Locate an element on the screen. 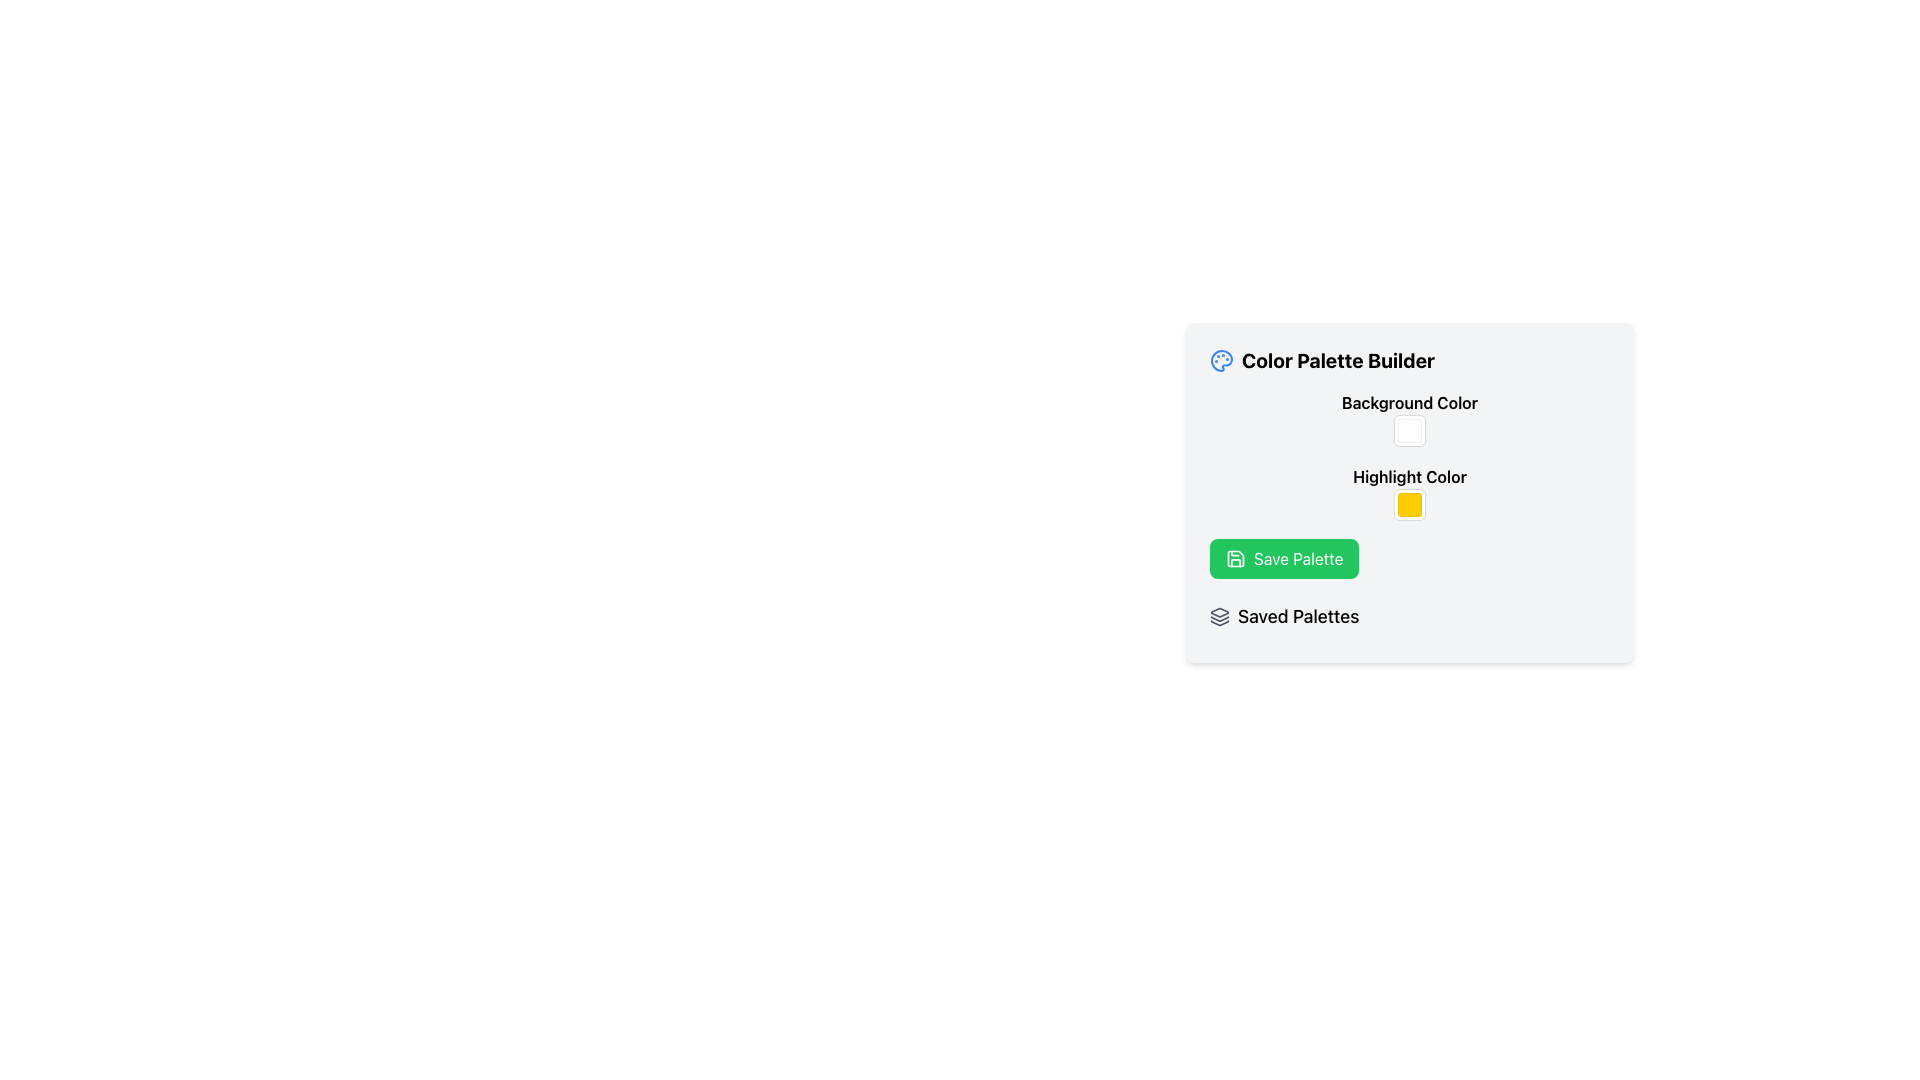  the configuration panel for the color palette builder, which includes a title, color options, a green action button, and a section for saved palettes is located at coordinates (1409, 493).